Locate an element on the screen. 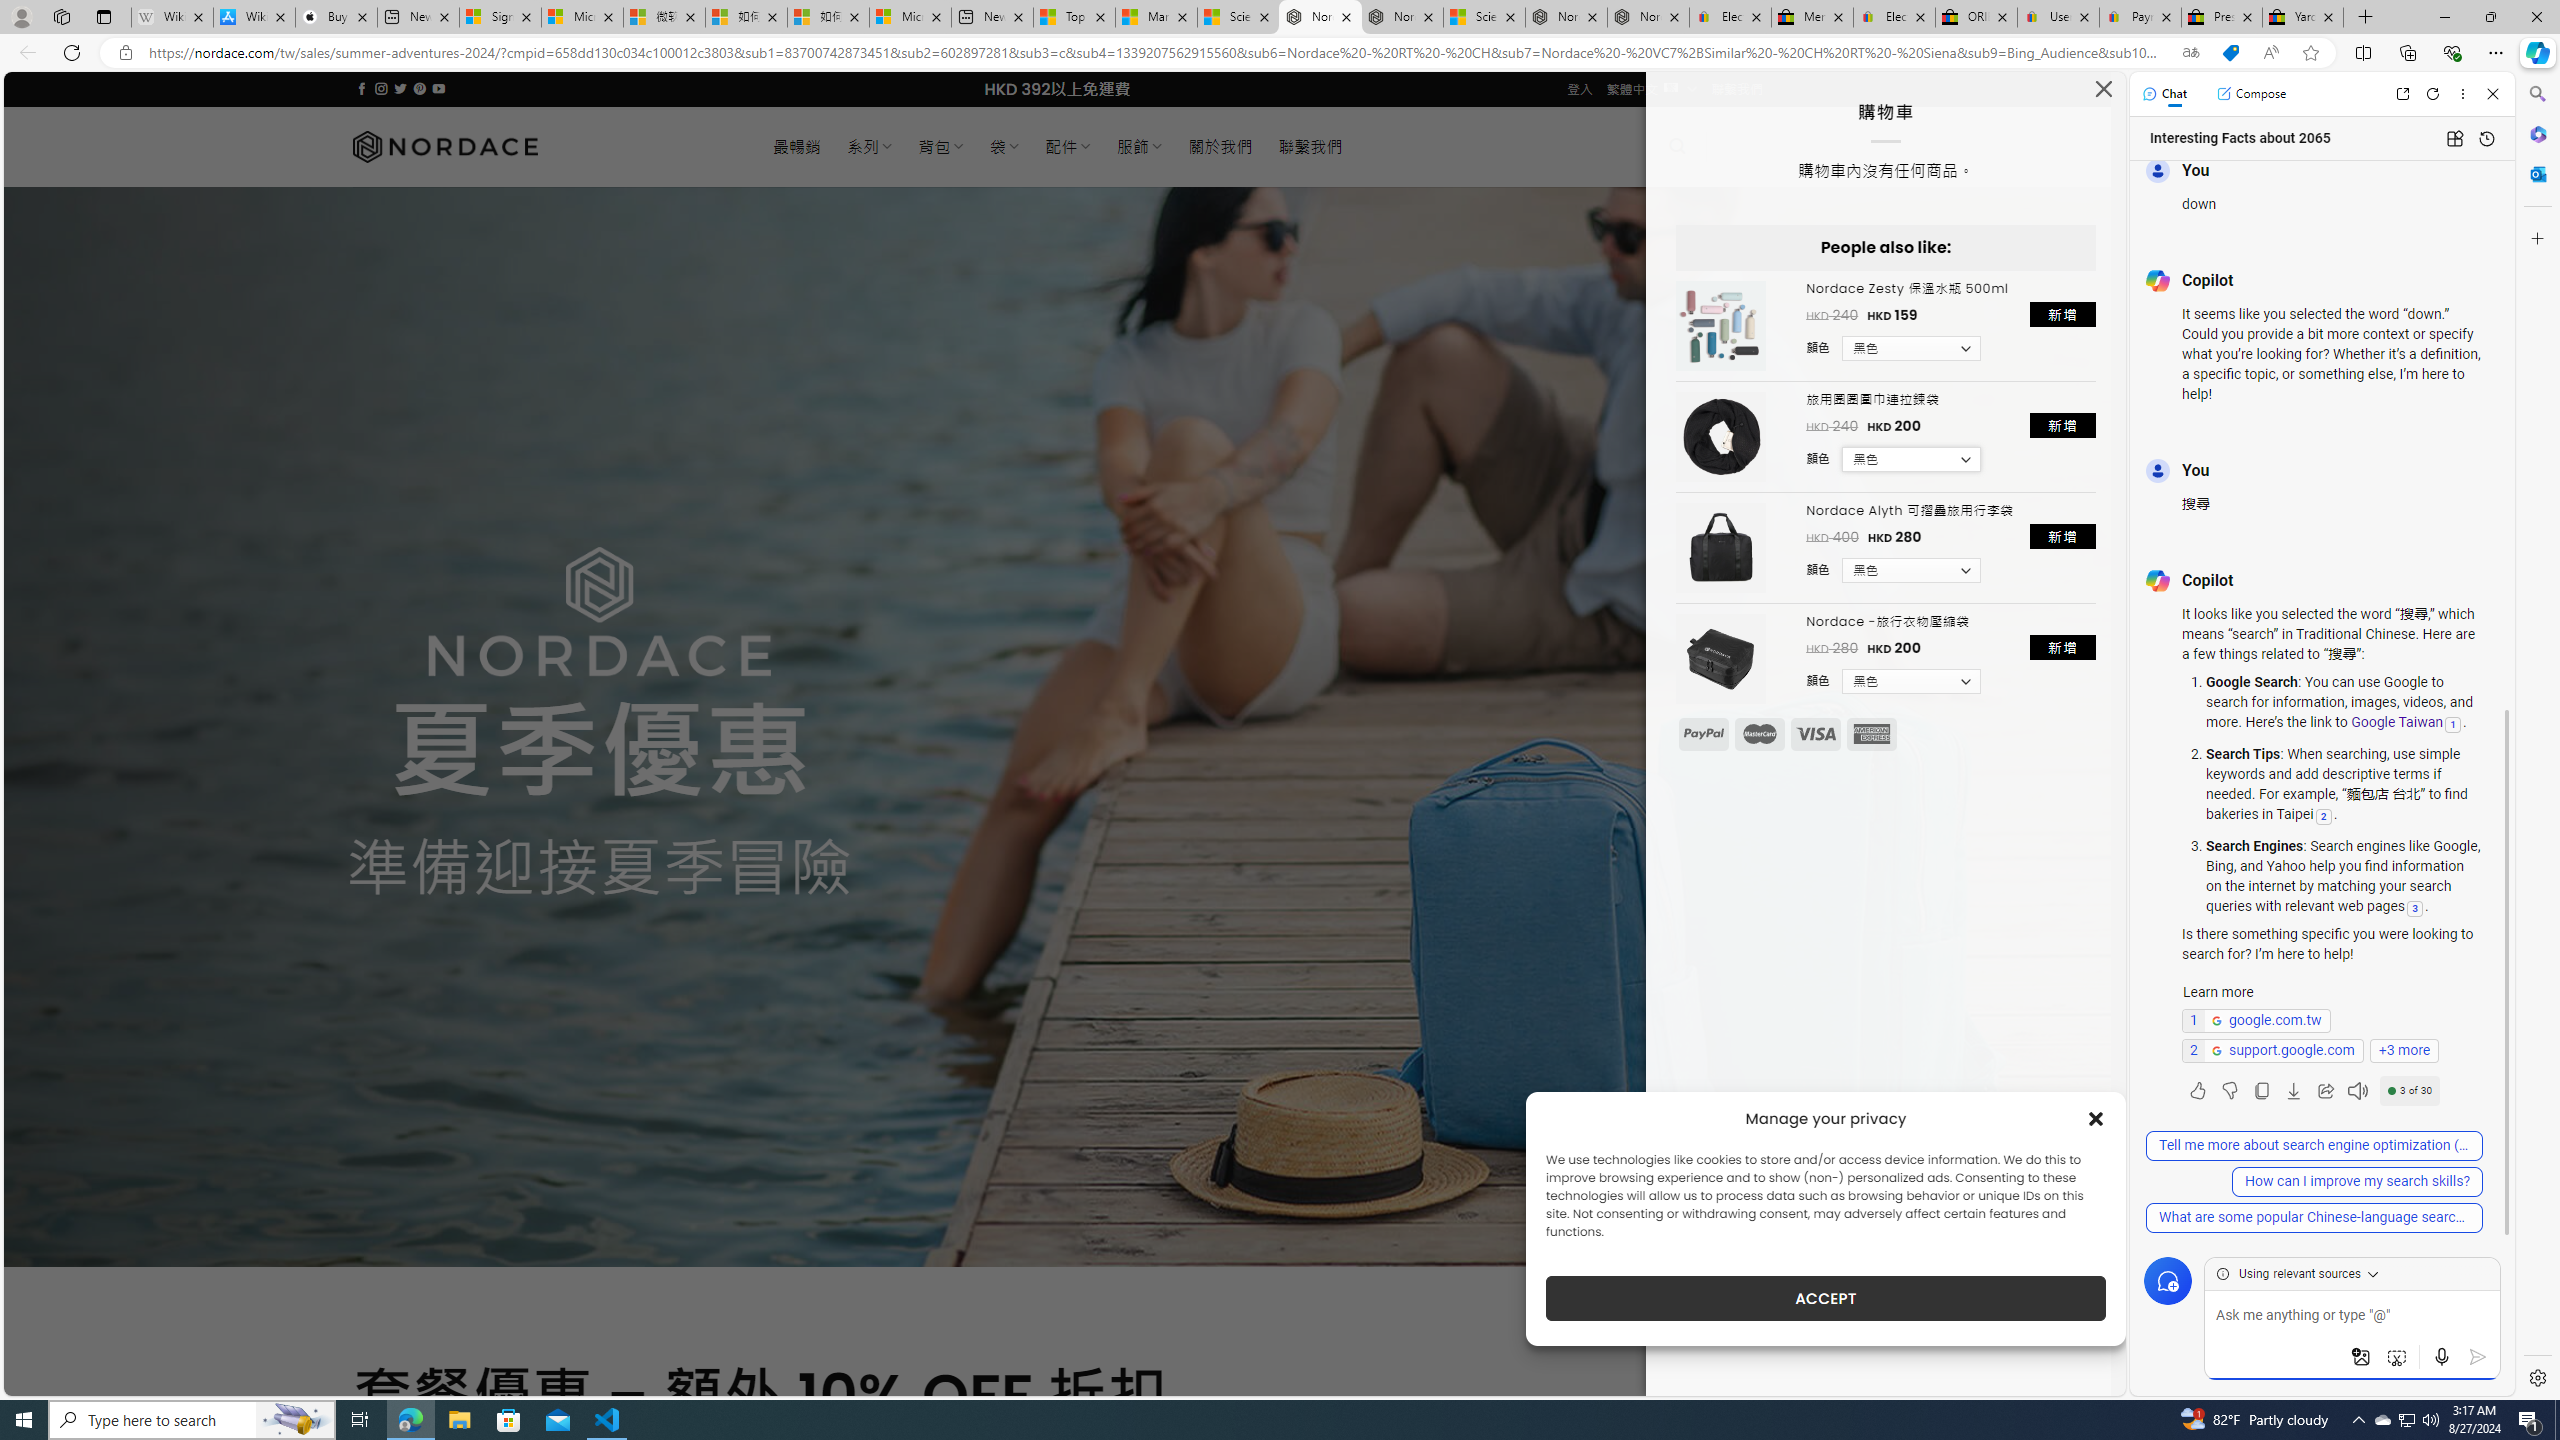  'ACCEPT' is located at coordinates (1826, 1298).